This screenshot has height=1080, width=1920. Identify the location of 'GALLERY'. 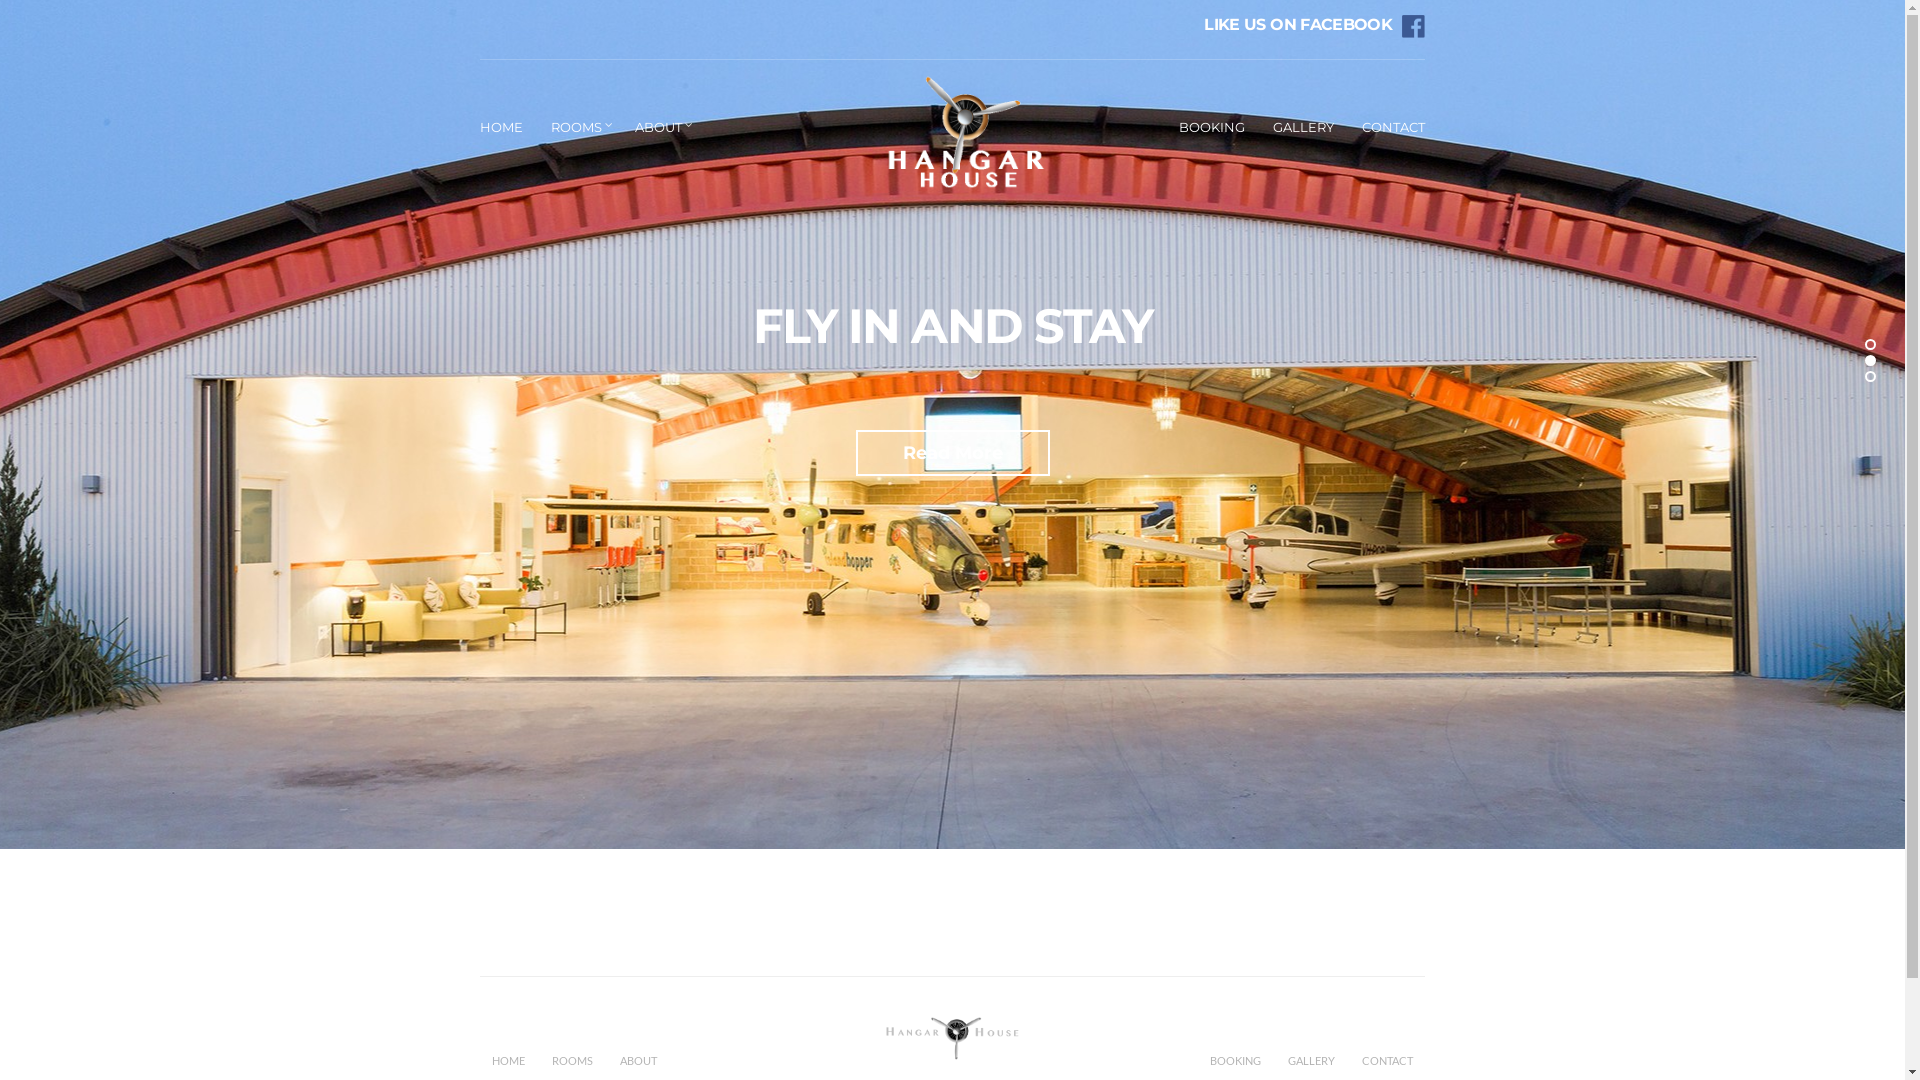
(1311, 1062).